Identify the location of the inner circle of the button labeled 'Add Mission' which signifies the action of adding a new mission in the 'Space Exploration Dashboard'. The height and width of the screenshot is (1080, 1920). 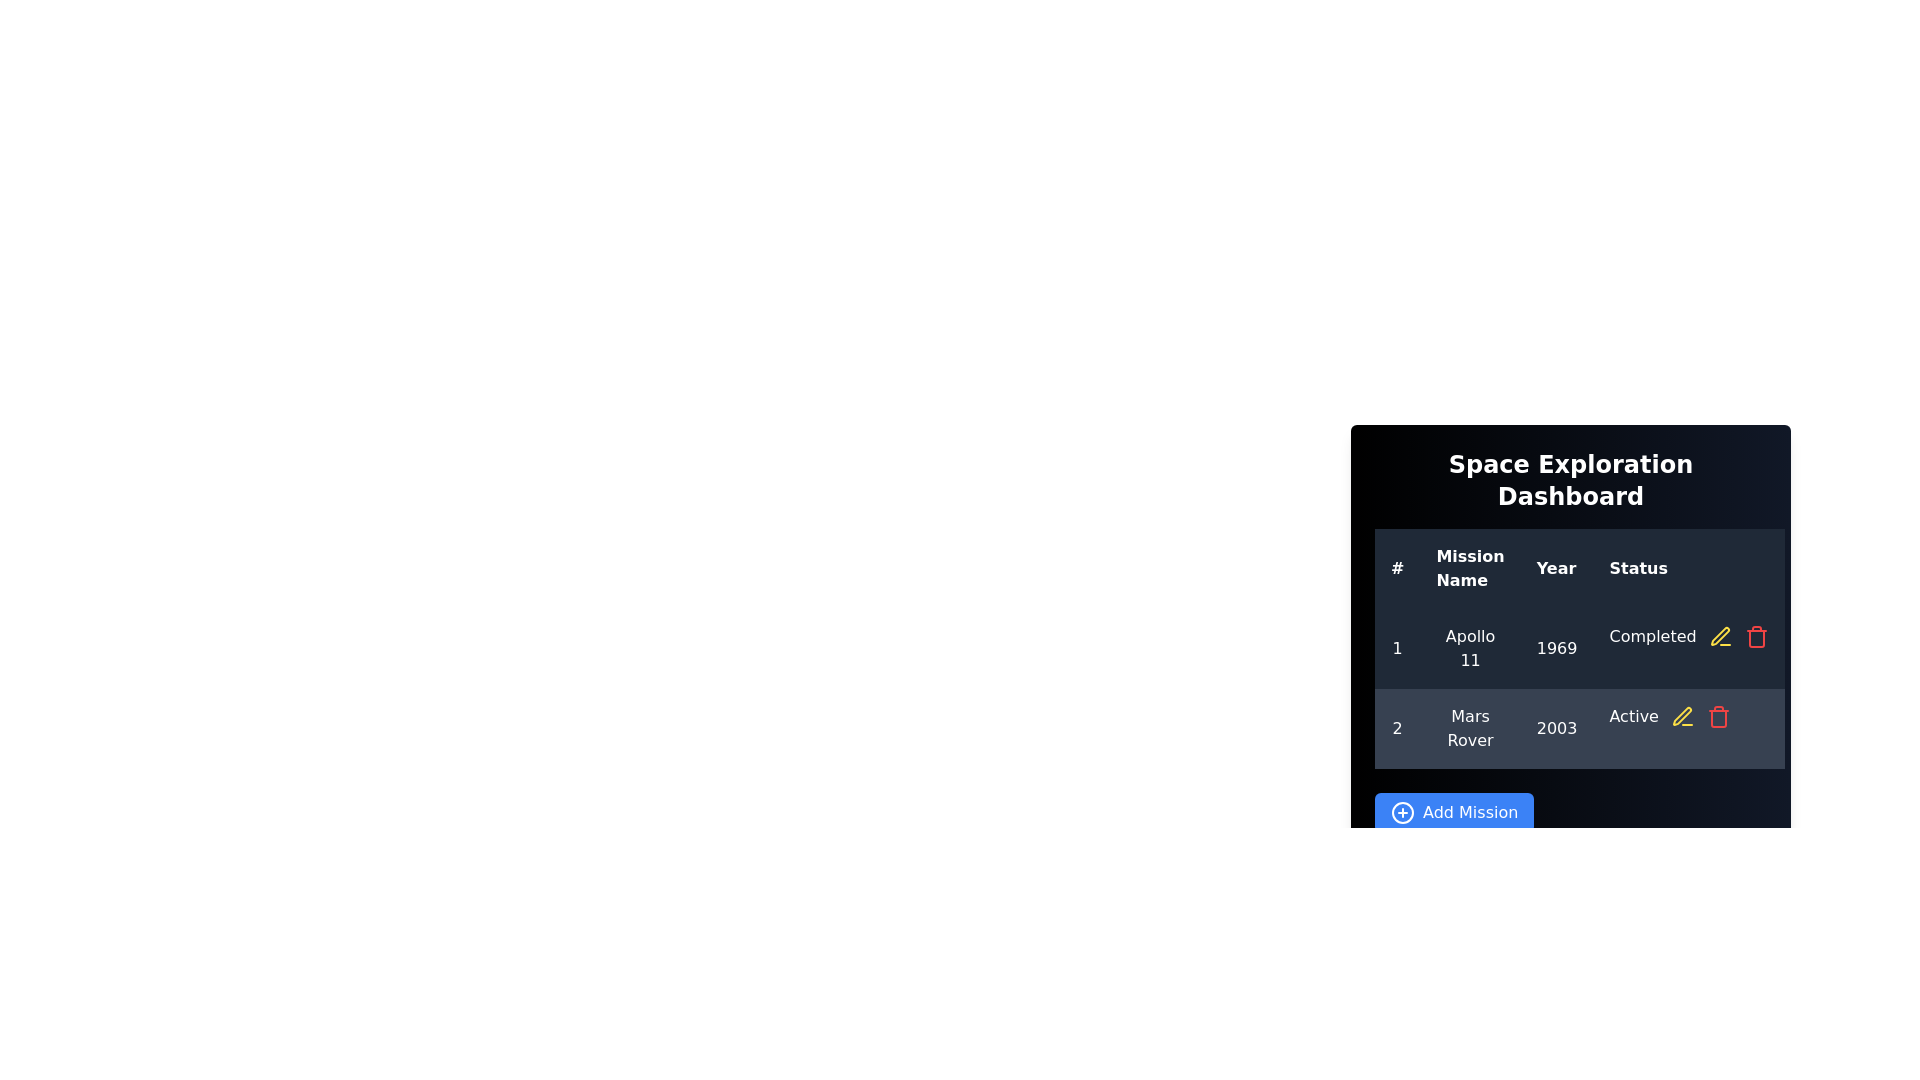
(1401, 813).